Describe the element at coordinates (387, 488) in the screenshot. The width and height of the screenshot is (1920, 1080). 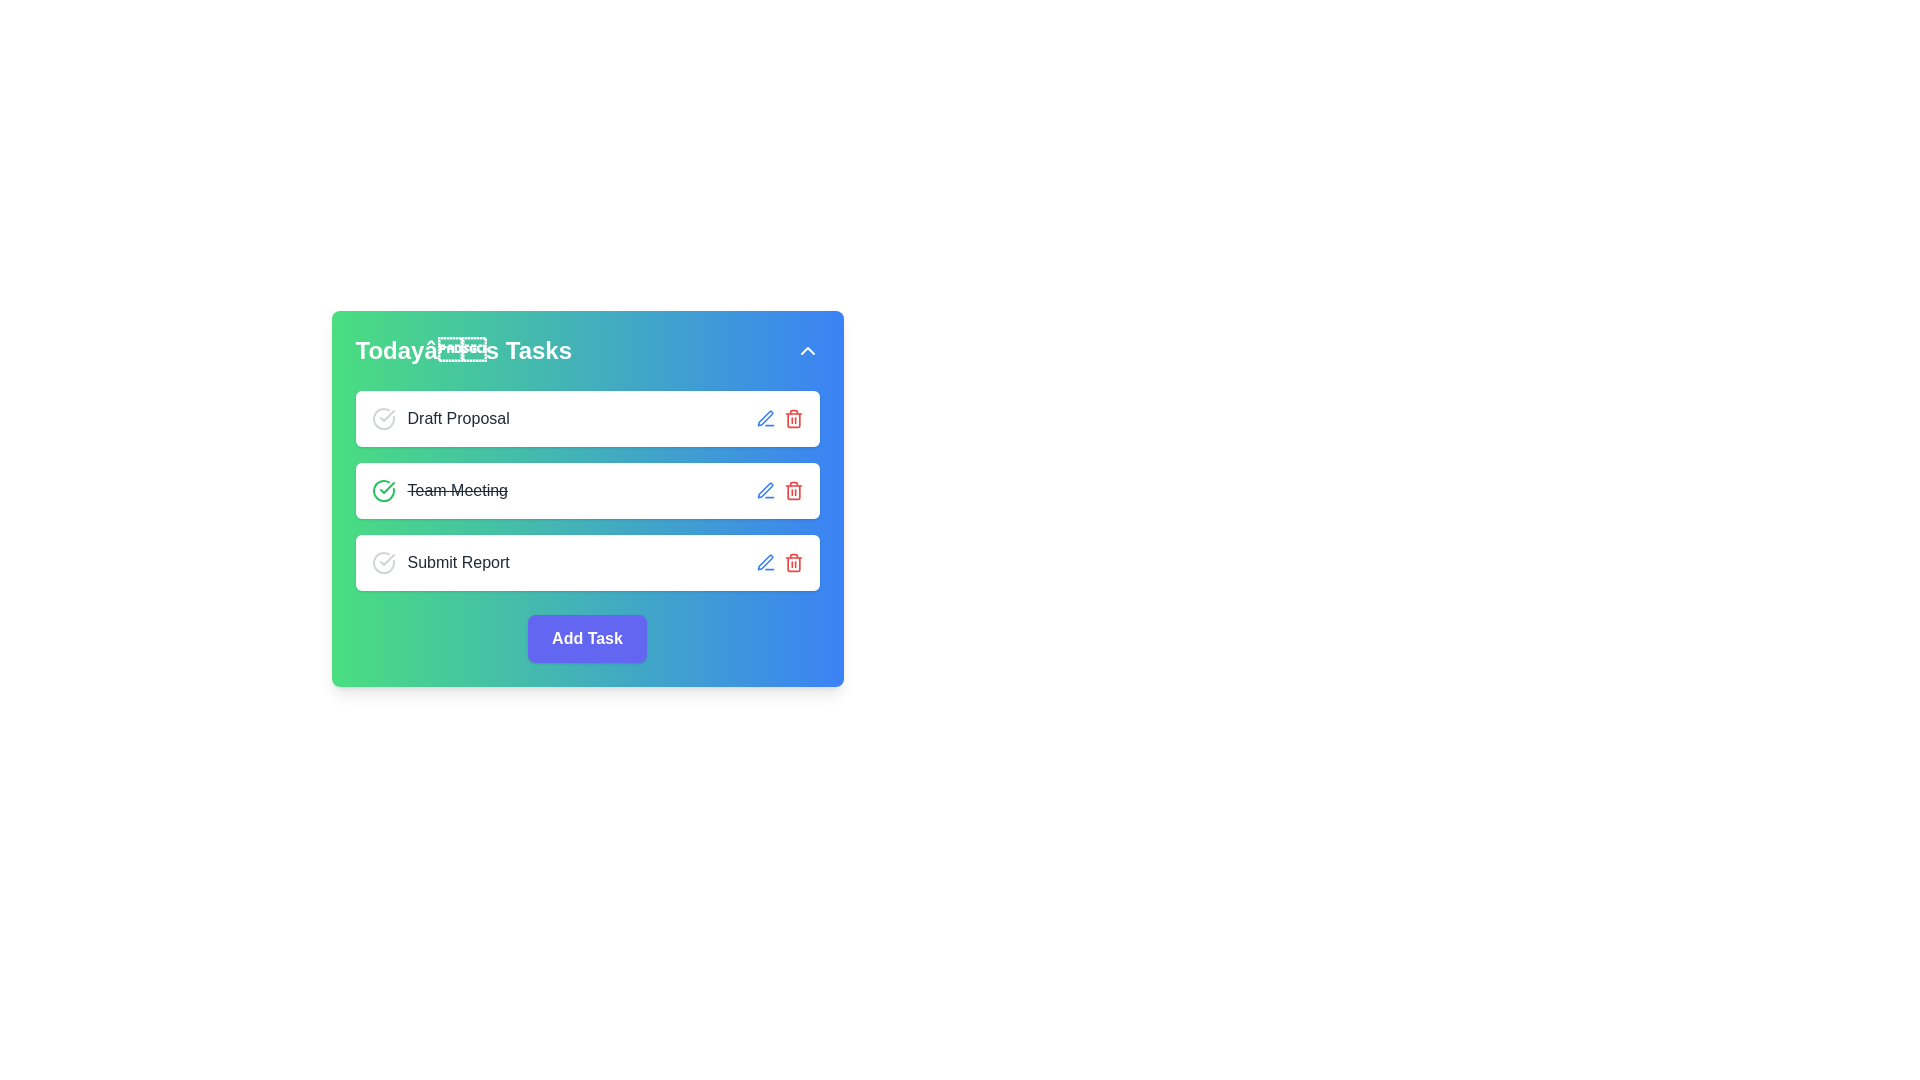
I see `the green checkmark icon styled in a circular badge located to the left of the text 'Team Meeting' in the second row of the task list` at that location.